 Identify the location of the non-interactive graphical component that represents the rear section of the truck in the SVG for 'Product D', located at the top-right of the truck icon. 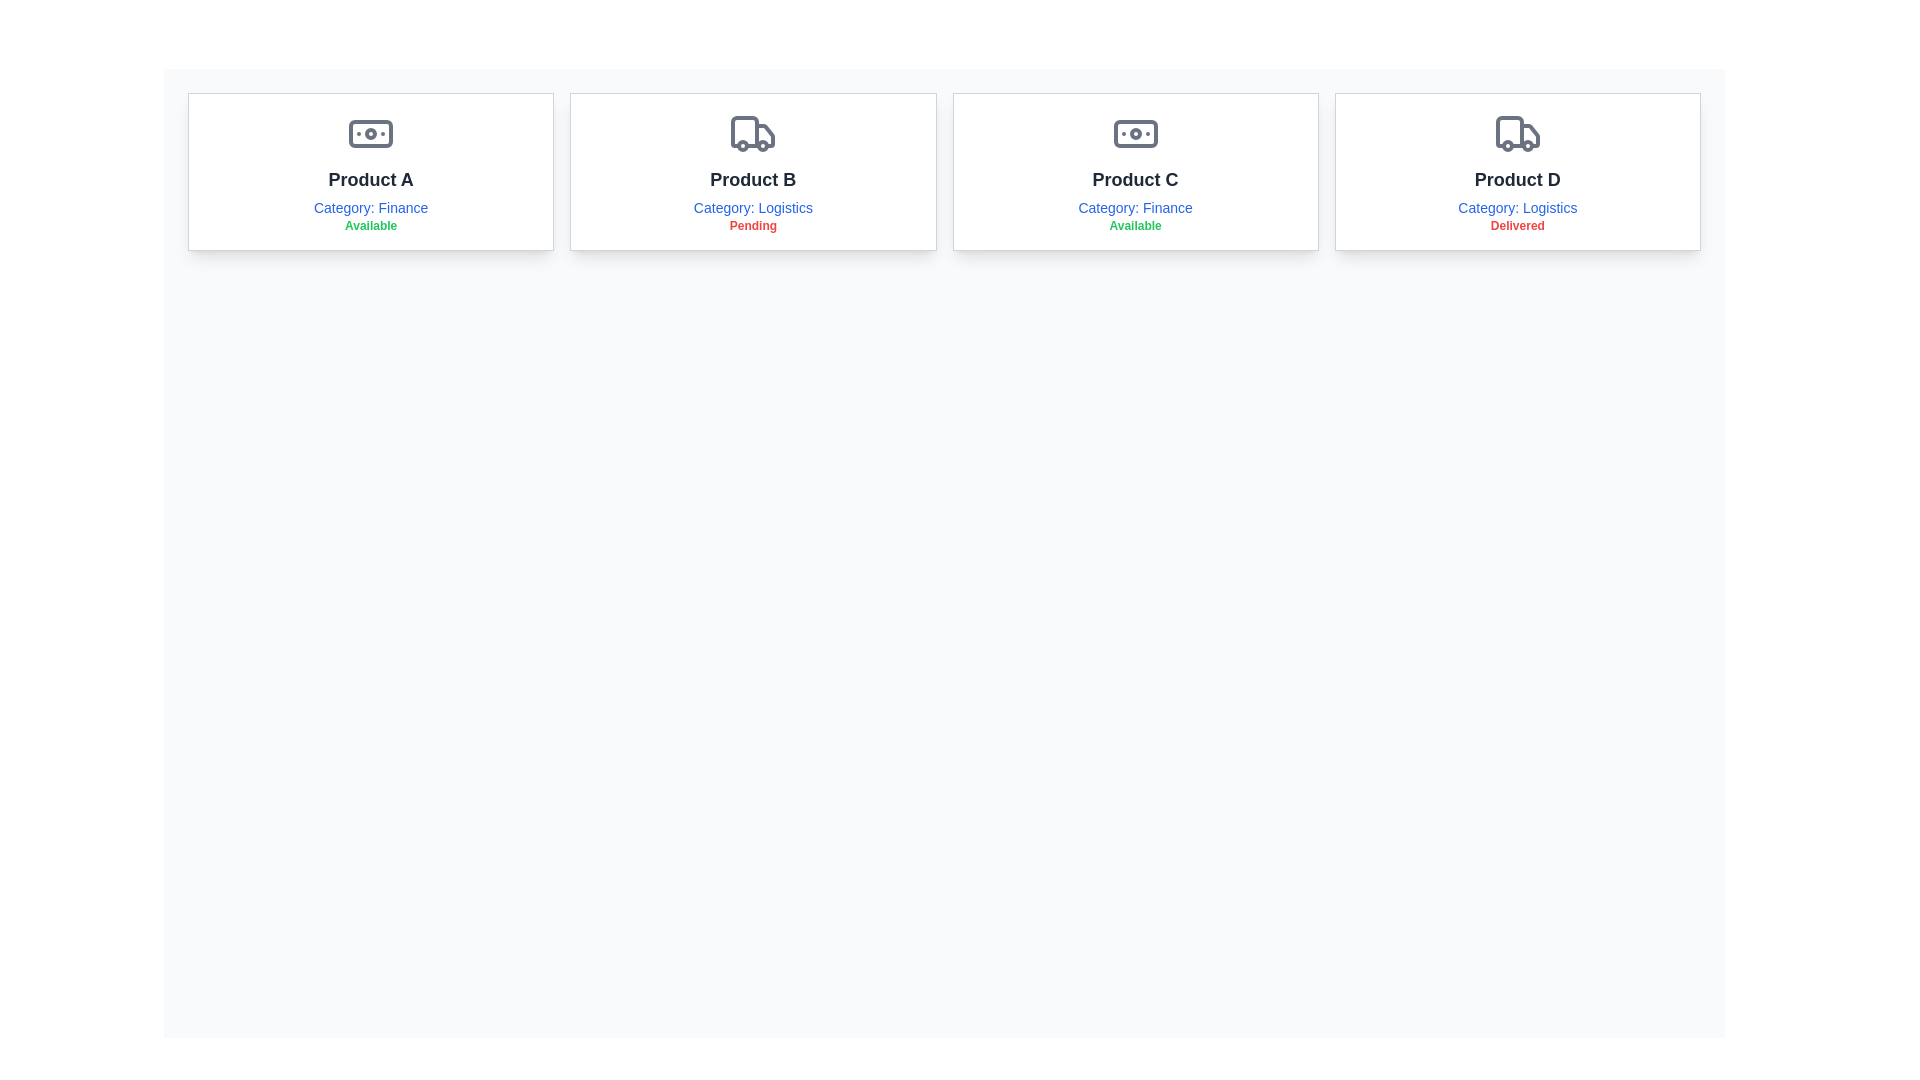
(1528, 135).